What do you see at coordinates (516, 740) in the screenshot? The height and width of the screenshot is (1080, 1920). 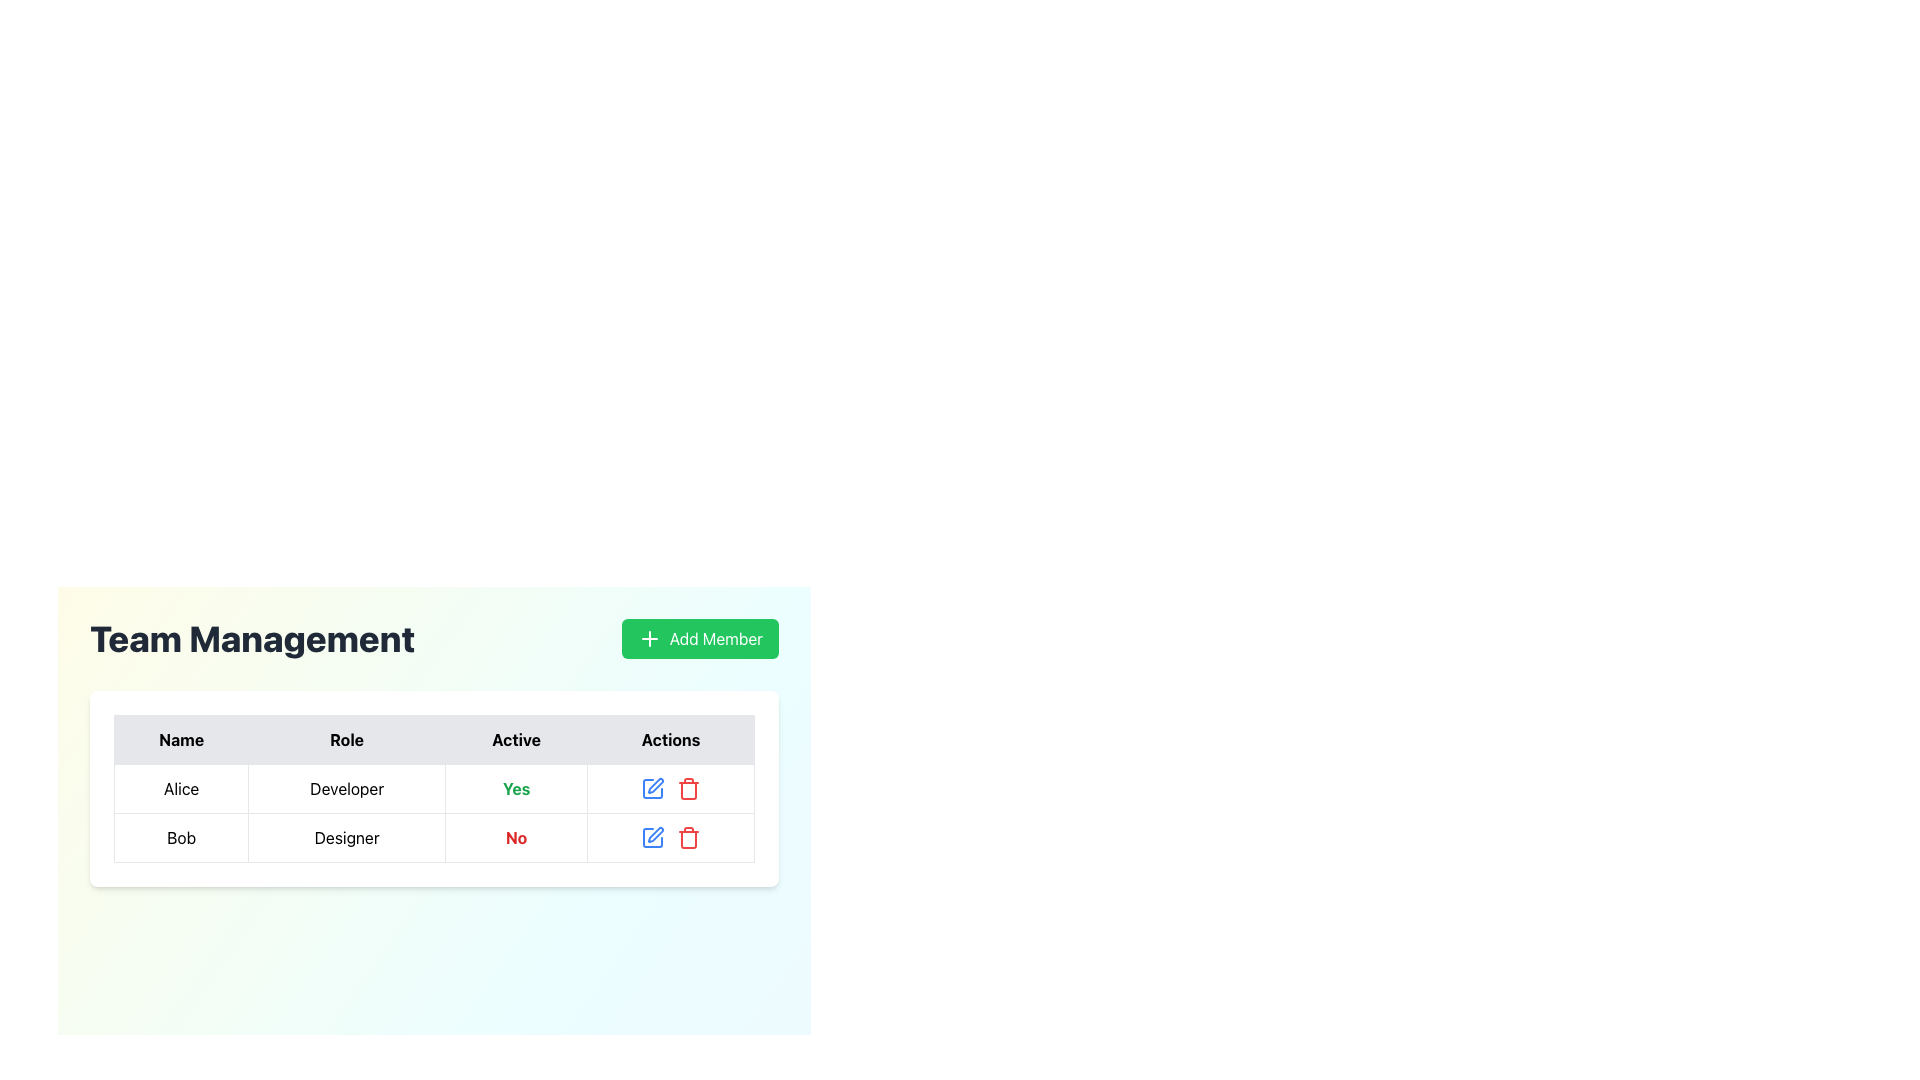 I see `the Table Header Cell that indicates the active status of listed users, located in the third column of the table header row` at bounding box center [516, 740].